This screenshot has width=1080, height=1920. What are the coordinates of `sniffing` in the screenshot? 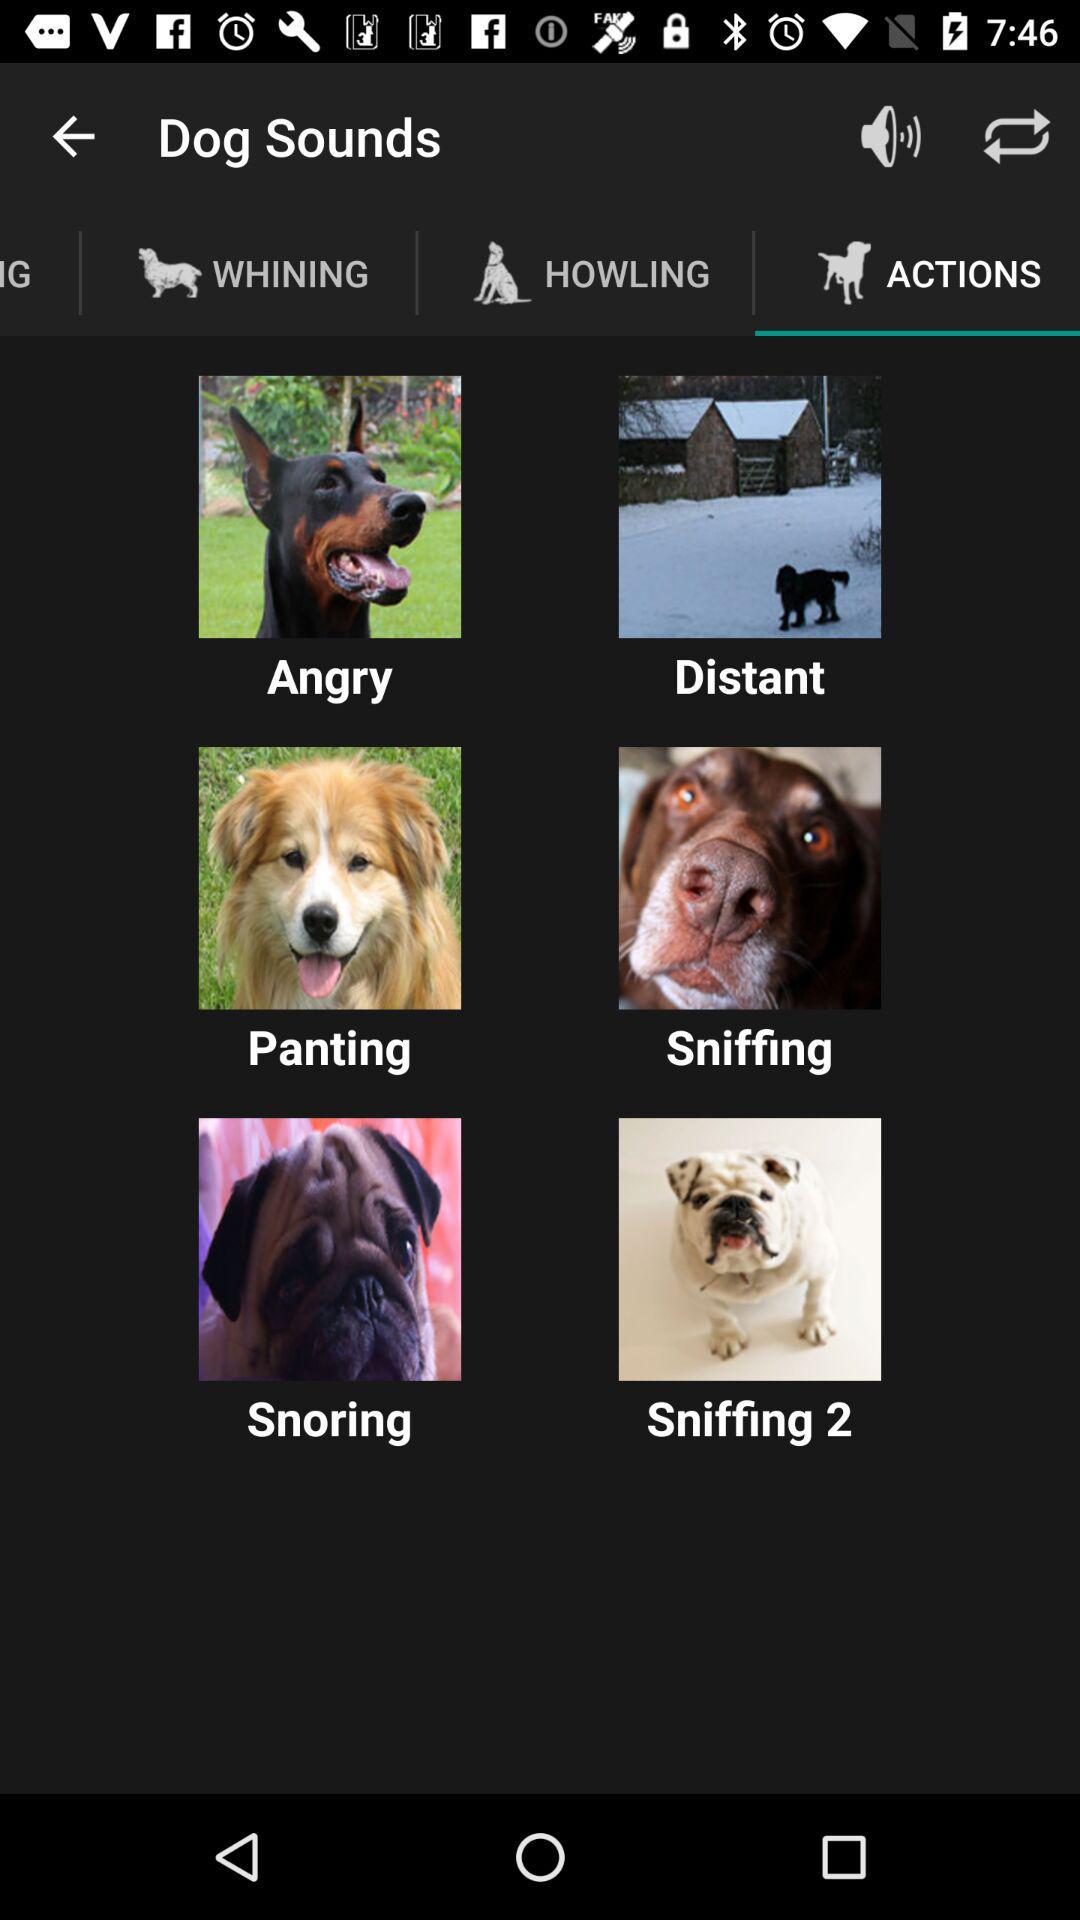 It's located at (749, 878).